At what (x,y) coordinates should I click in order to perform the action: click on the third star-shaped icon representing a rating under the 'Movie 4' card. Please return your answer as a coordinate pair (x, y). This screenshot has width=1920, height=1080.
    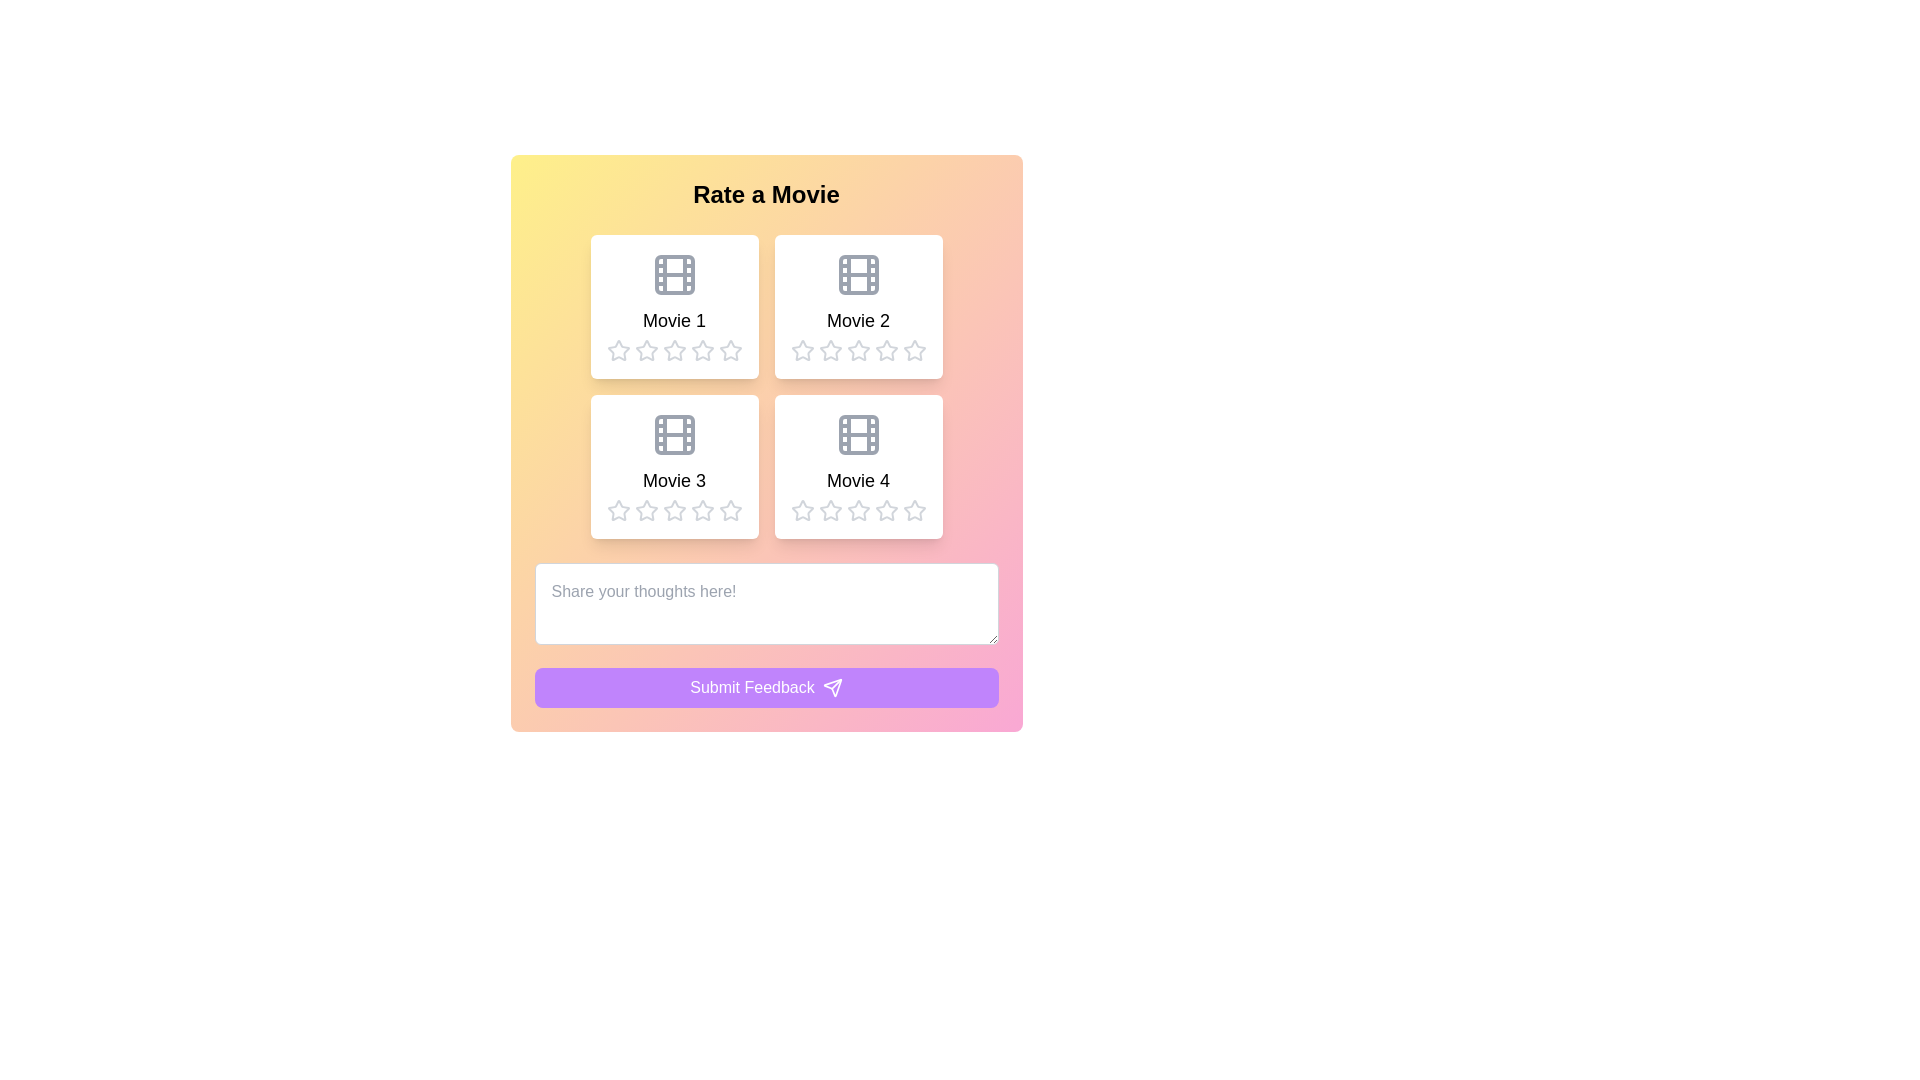
    Looking at the image, I should click on (885, 509).